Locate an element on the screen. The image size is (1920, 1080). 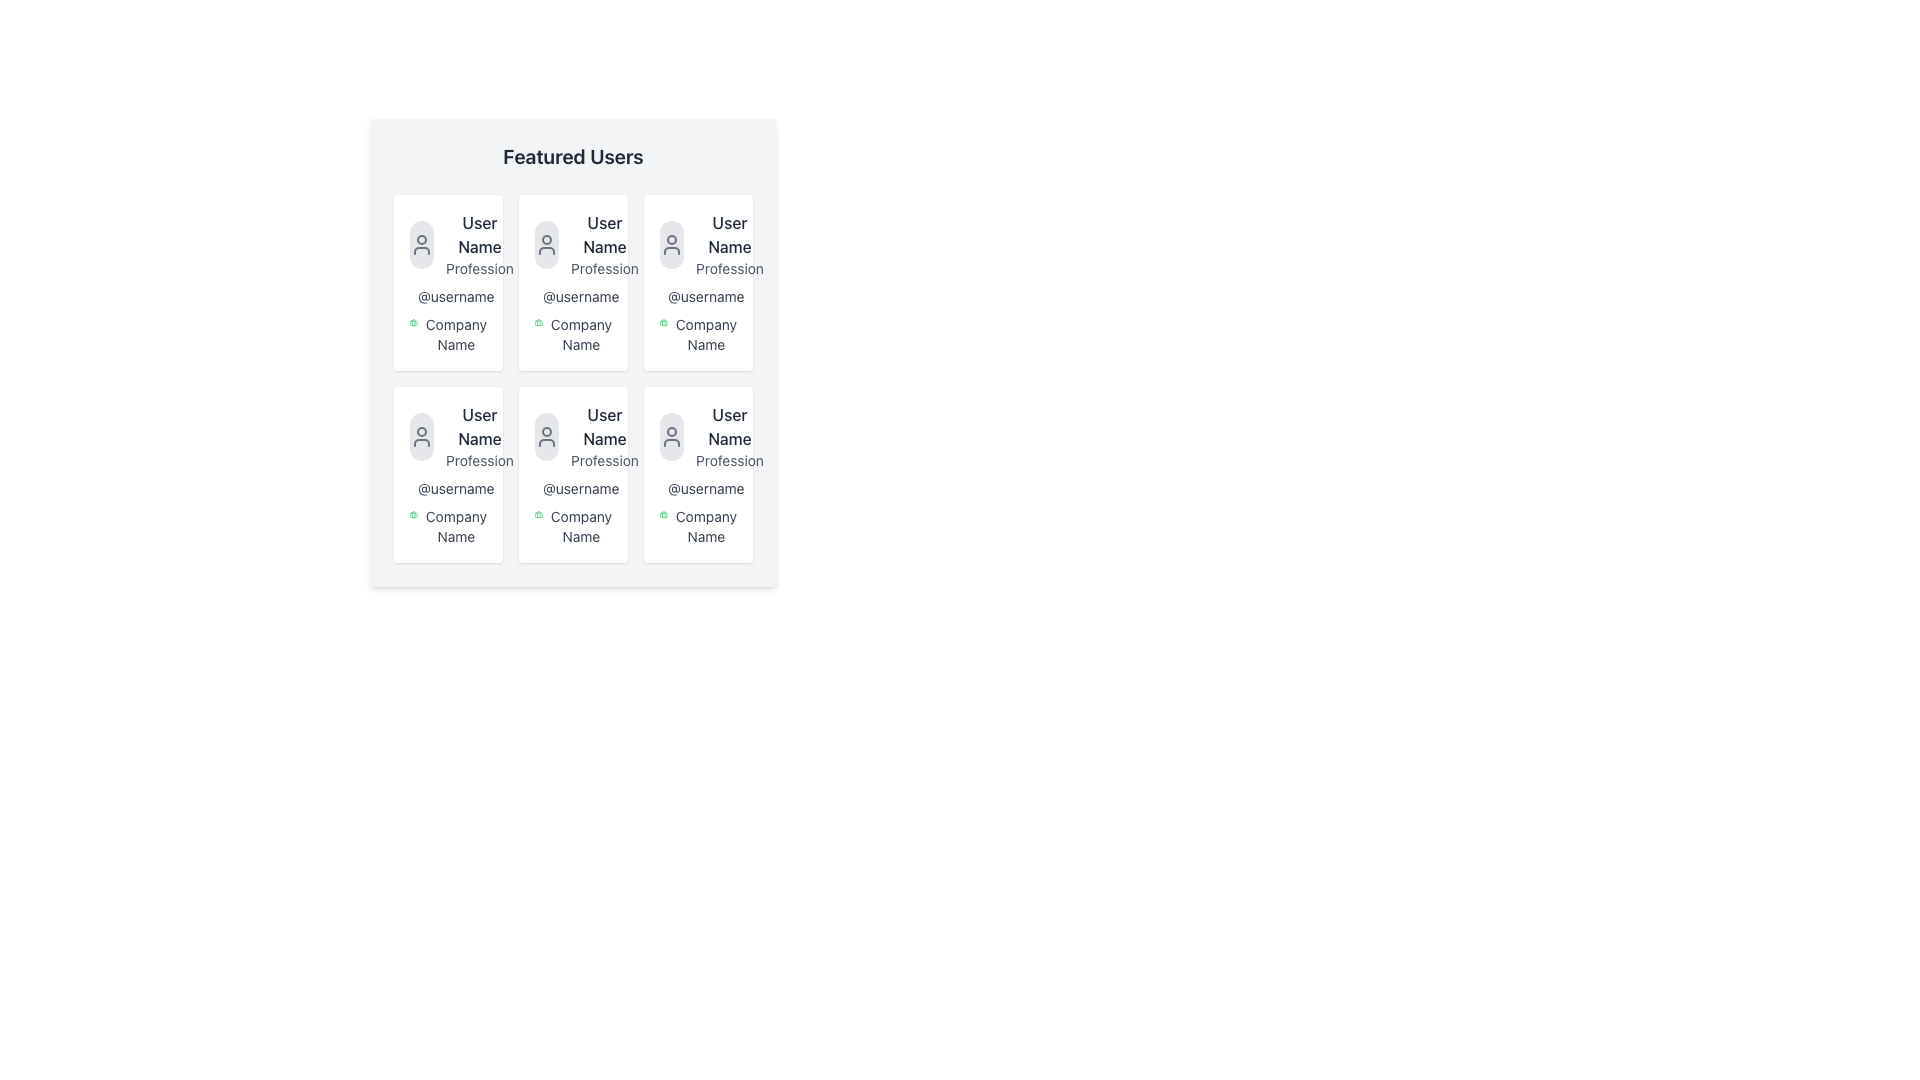
the Profile Card located in the second column of the first row under the 'Featured Users' section is located at coordinates (572, 282).